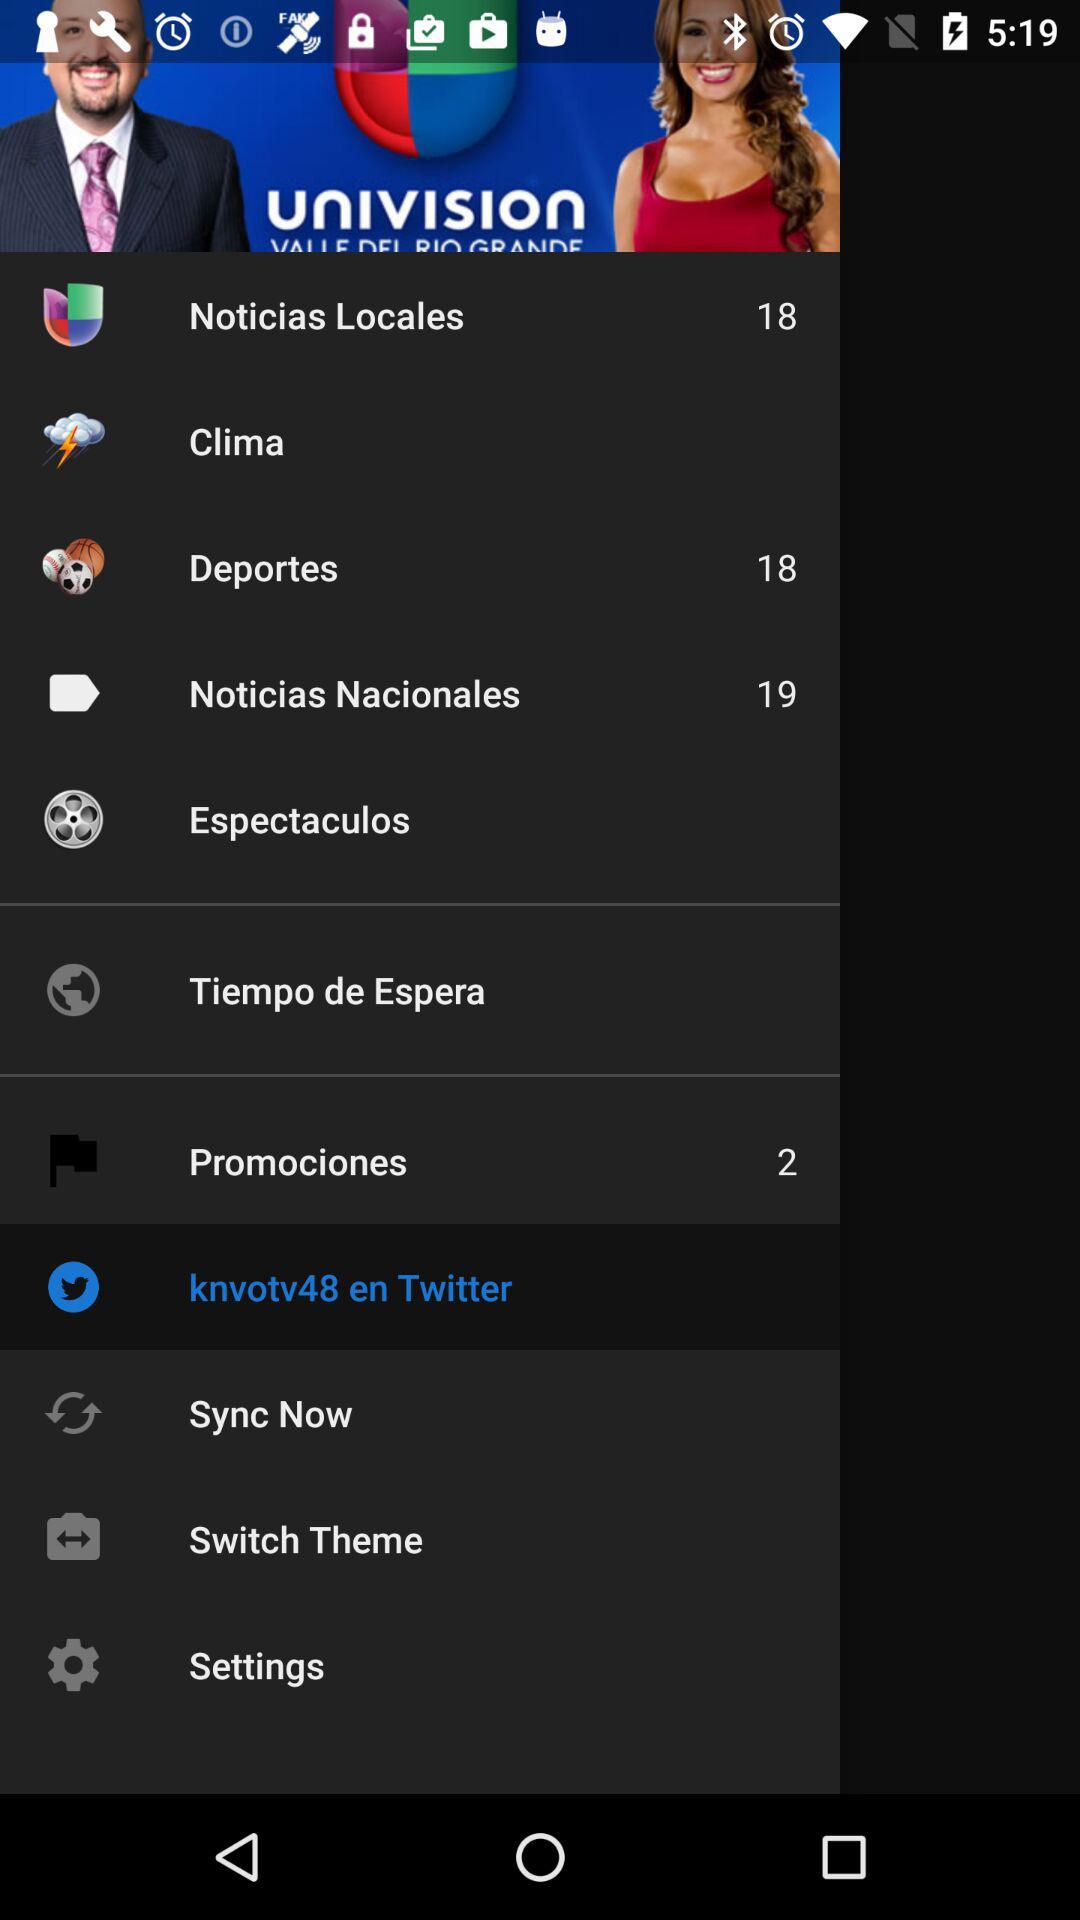  What do you see at coordinates (72, 989) in the screenshot?
I see `sixth icon from bottom` at bounding box center [72, 989].